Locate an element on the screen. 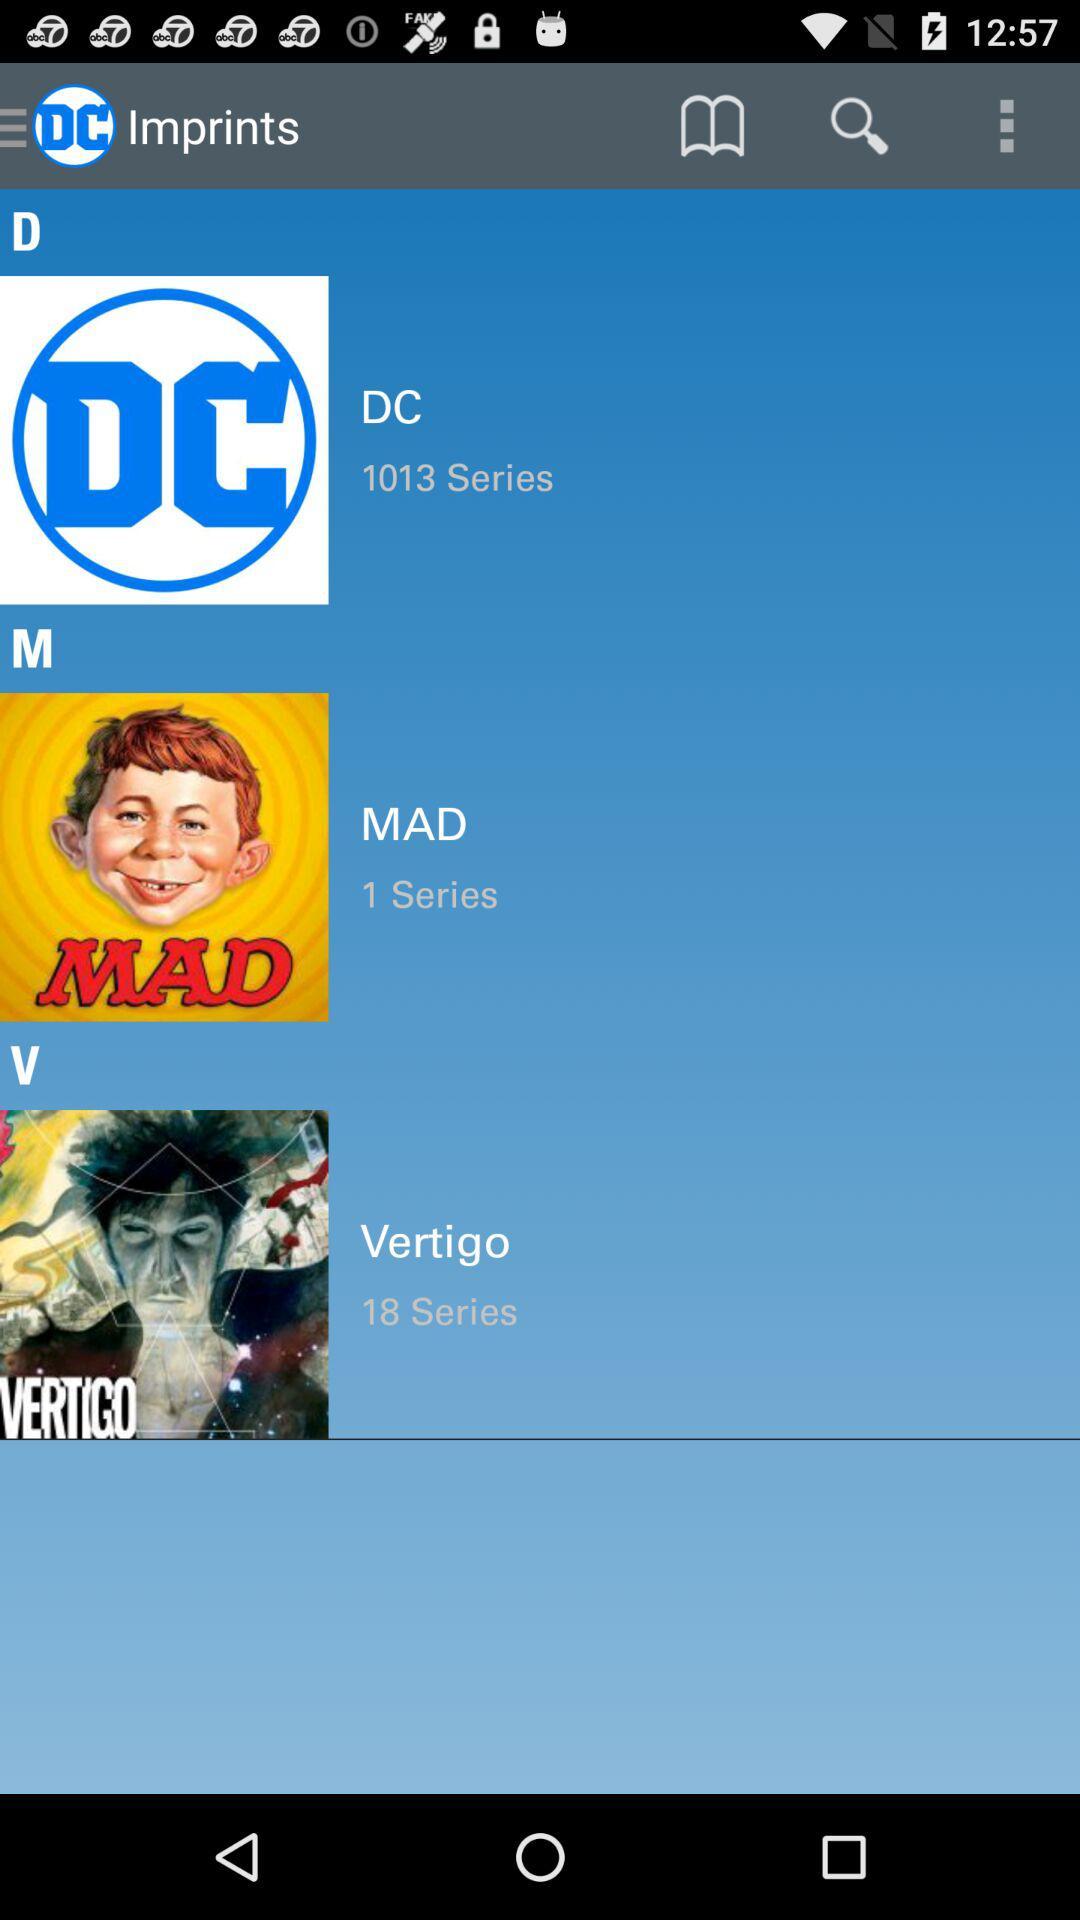 The width and height of the screenshot is (1080, 1920). icon above the 1013 series item is located at coordinates (703, 406).